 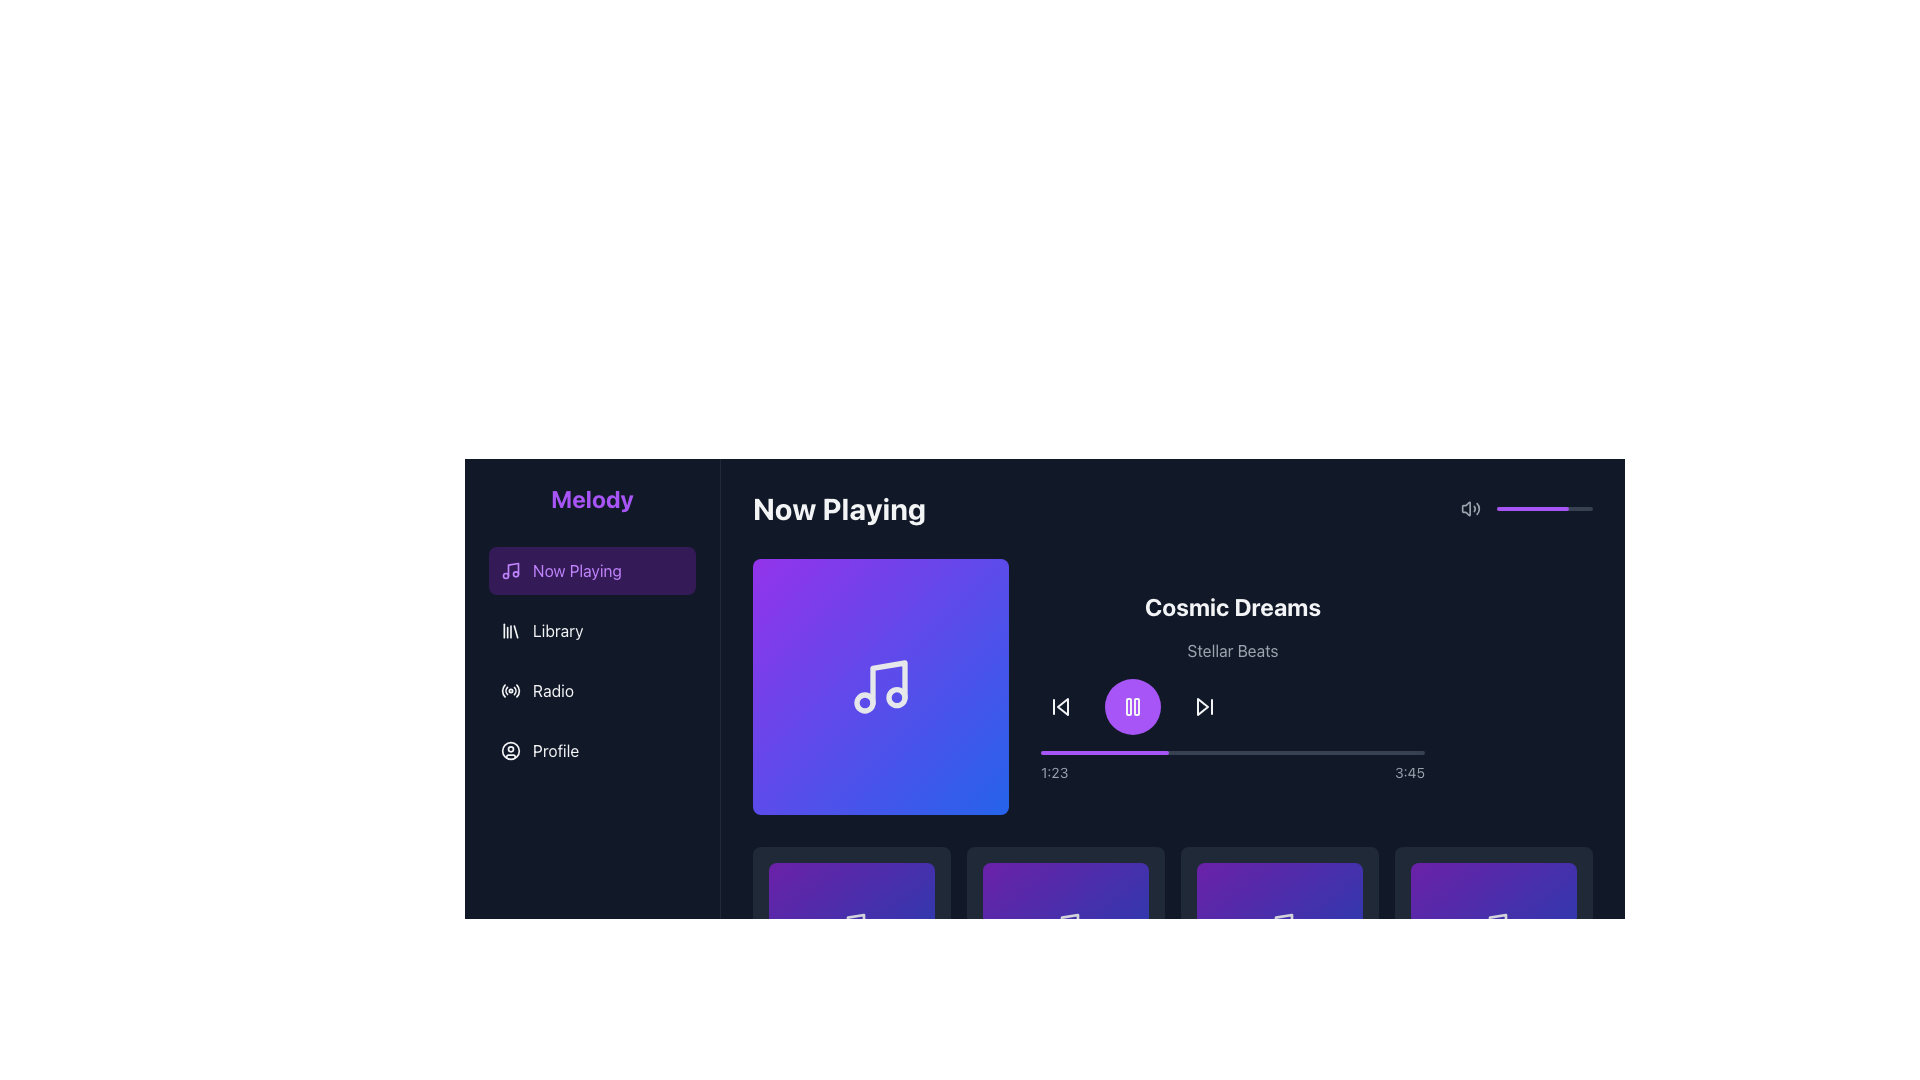 What do you see at coordinates (553, 689) in the screenshot?
I see `the 'Radio' text label within the navigation menu for accessibility purposes` at bounding box center [553, 689].